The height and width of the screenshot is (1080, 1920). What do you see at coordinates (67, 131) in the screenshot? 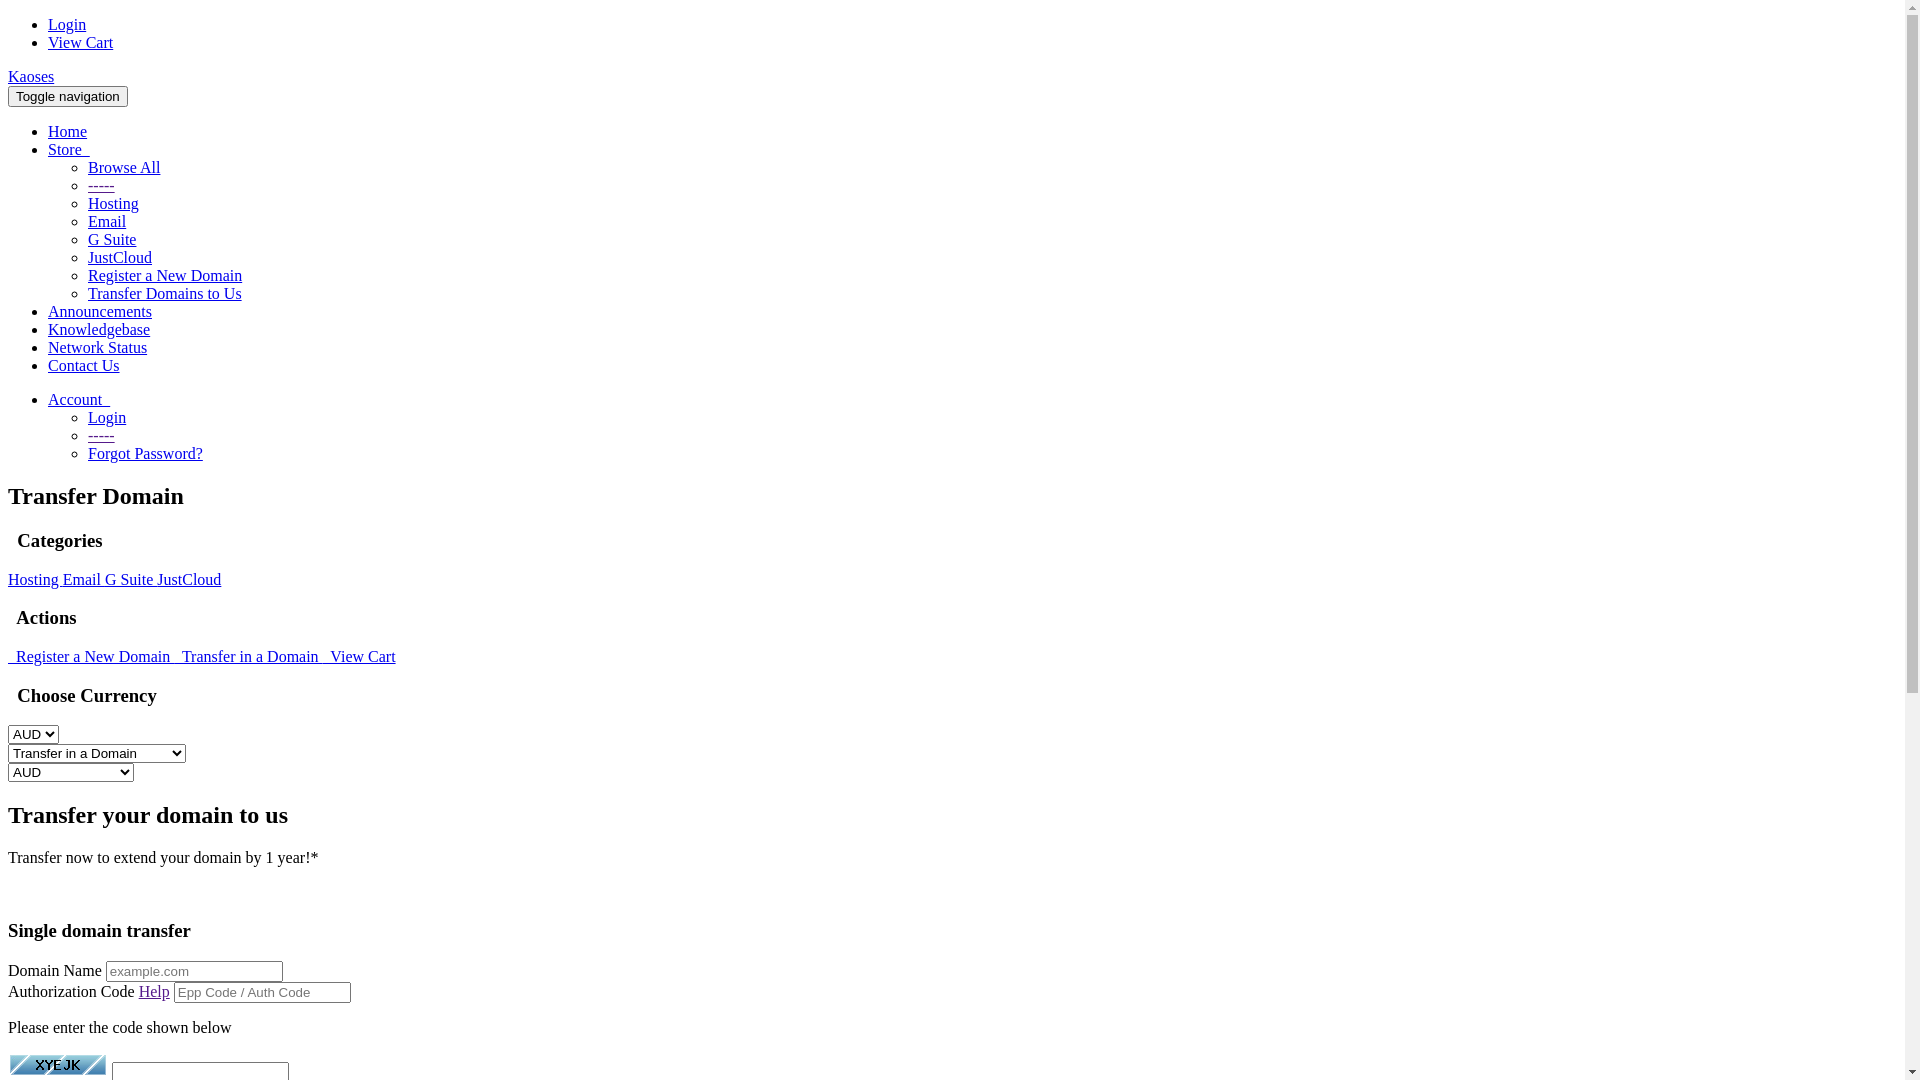
I see `'Home'` at bounding box center [67, 131].